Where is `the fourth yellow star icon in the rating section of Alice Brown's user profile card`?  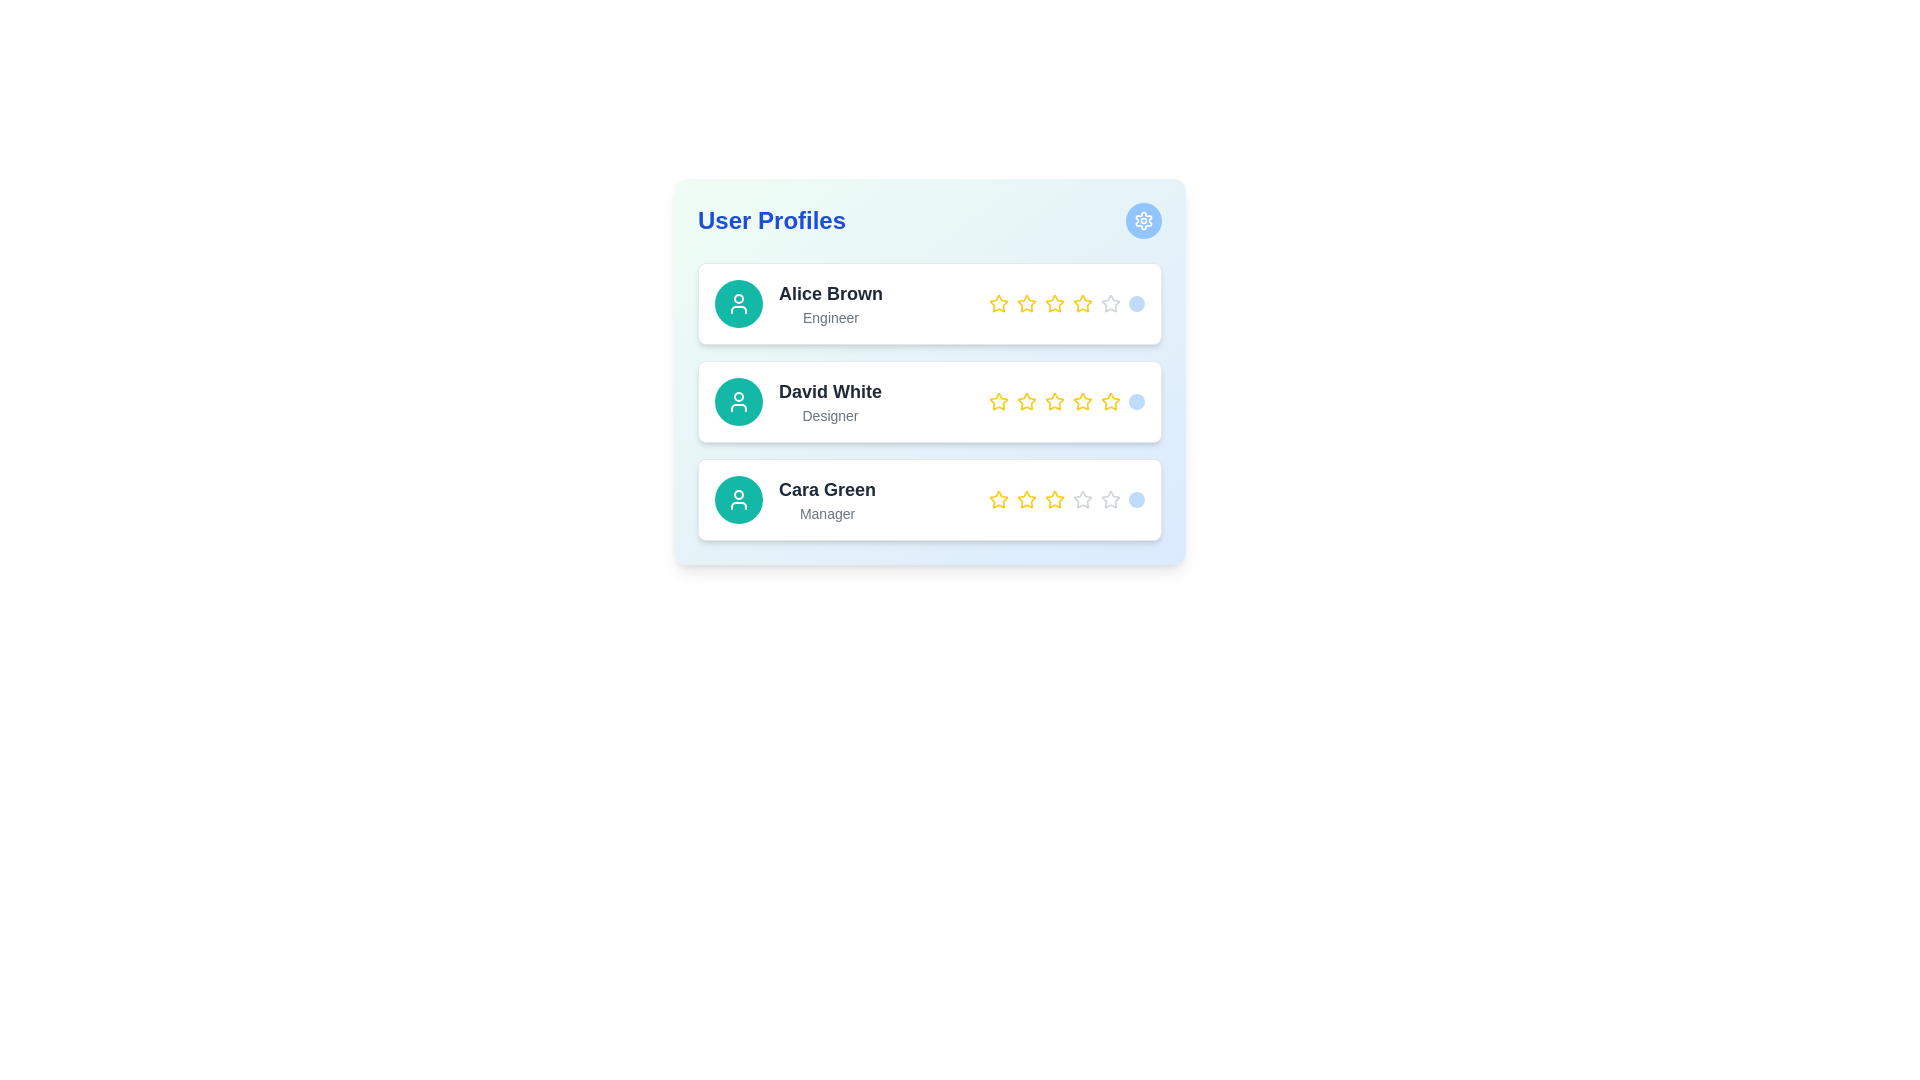
the fourth yellow star icon in the rating section of Alice Brown's user profile card is located at coordinates (1082, 303).